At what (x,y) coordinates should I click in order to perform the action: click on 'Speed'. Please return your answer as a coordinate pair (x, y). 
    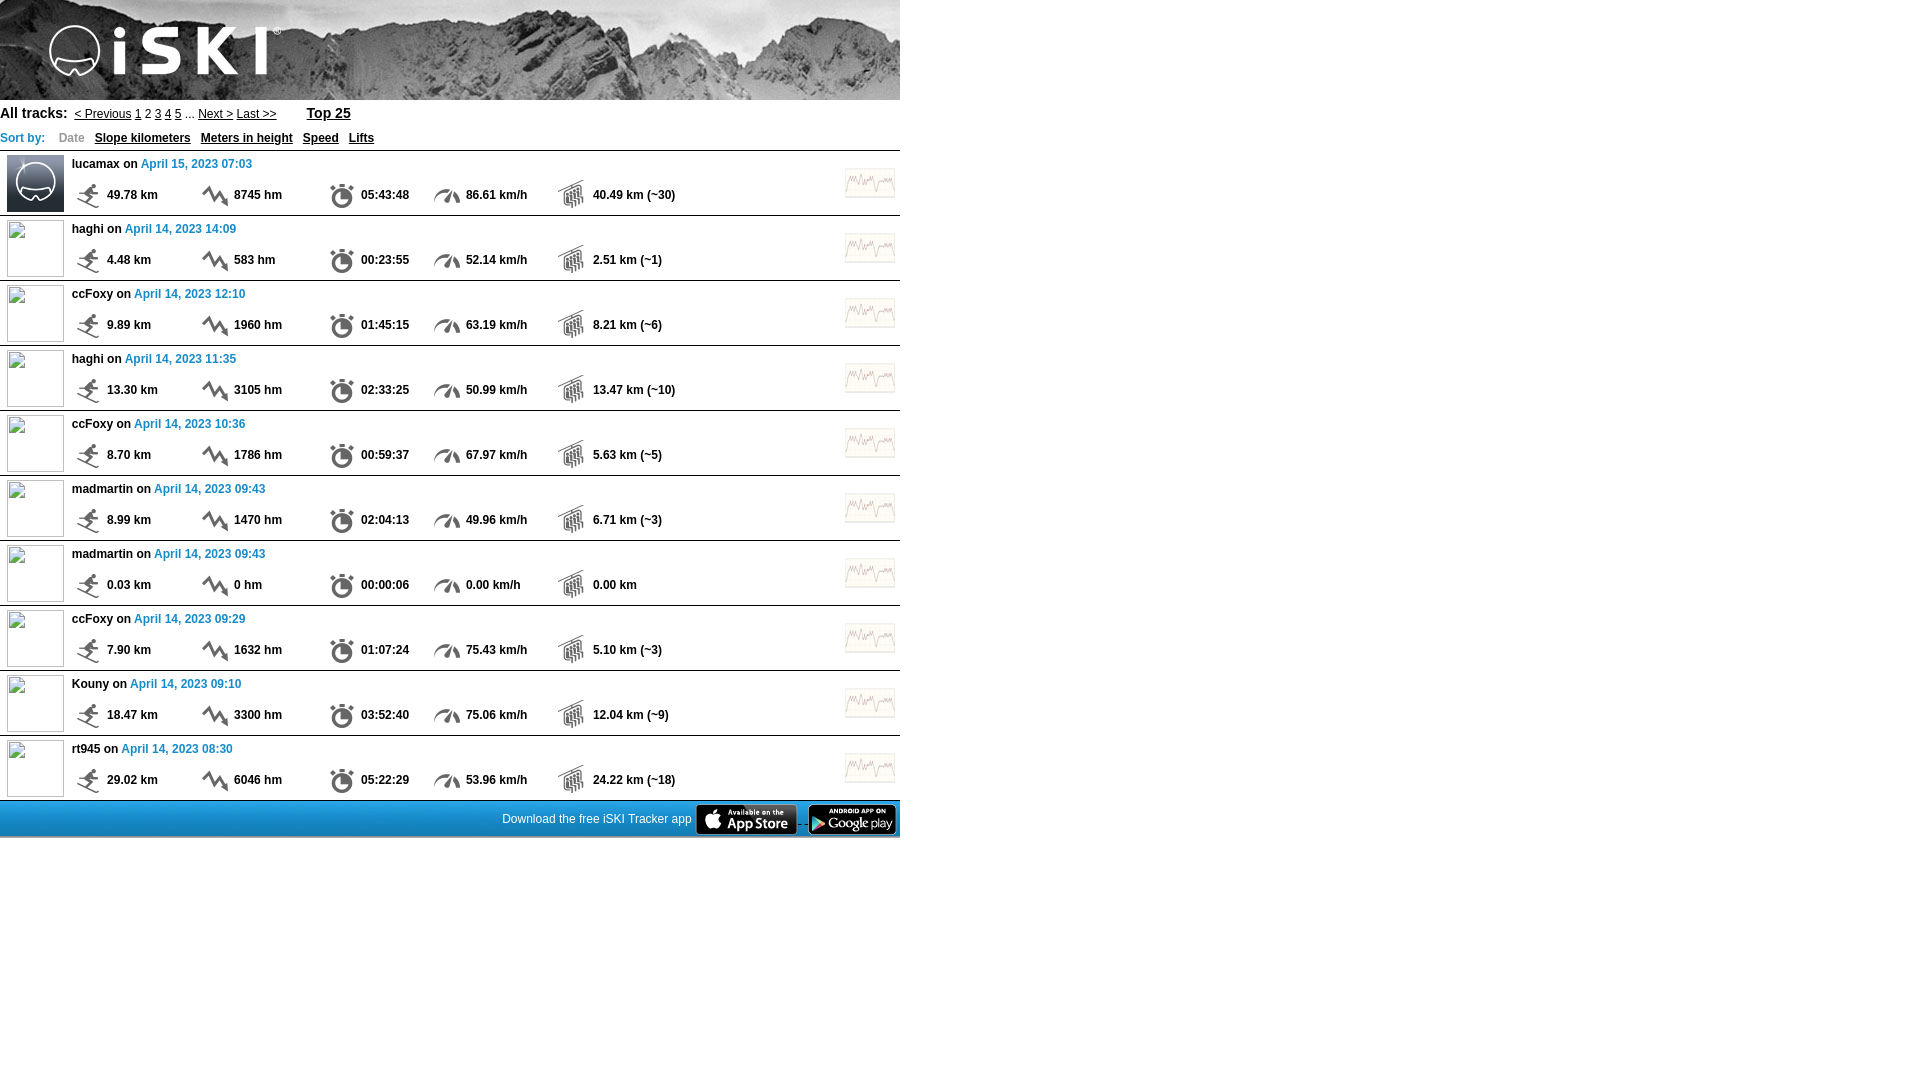
    Looking at the image, I should click on (321, 136).